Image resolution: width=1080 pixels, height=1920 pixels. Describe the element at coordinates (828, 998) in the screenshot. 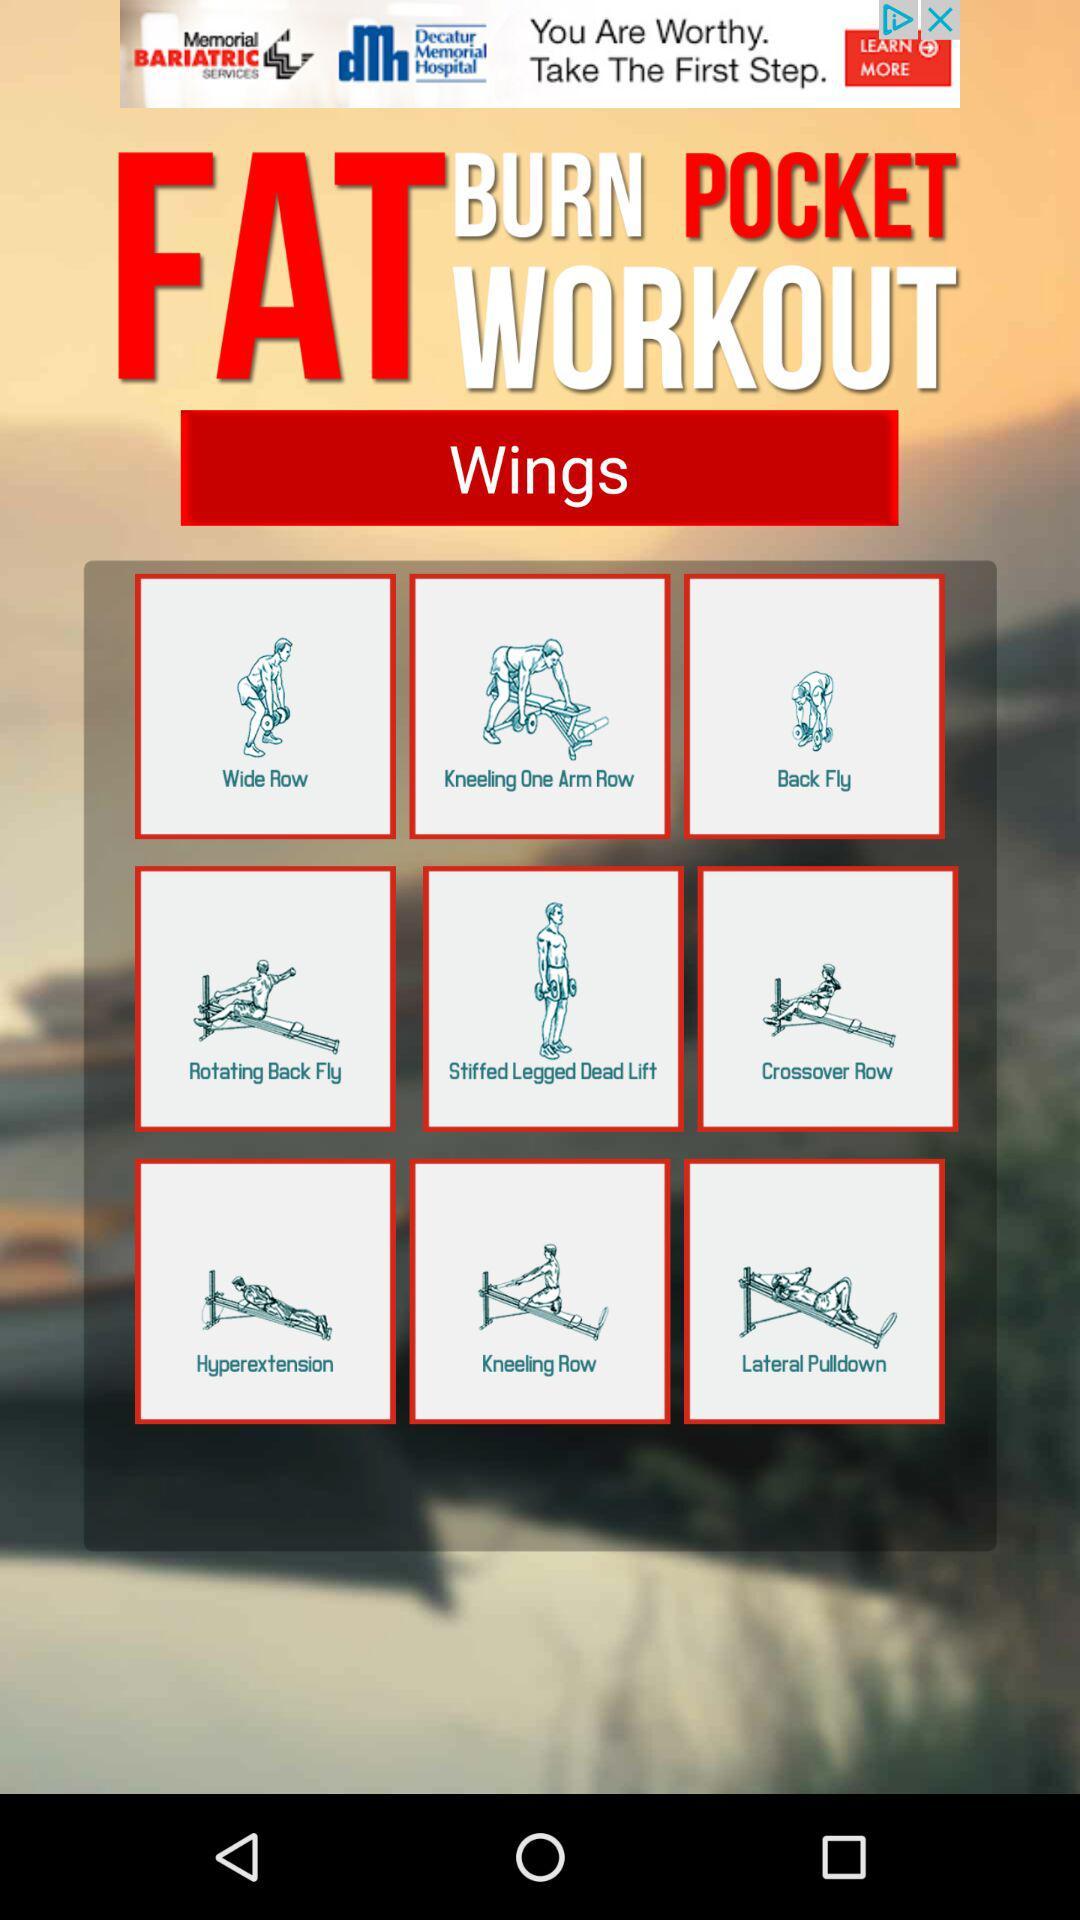

I see `crossover row` at that location.